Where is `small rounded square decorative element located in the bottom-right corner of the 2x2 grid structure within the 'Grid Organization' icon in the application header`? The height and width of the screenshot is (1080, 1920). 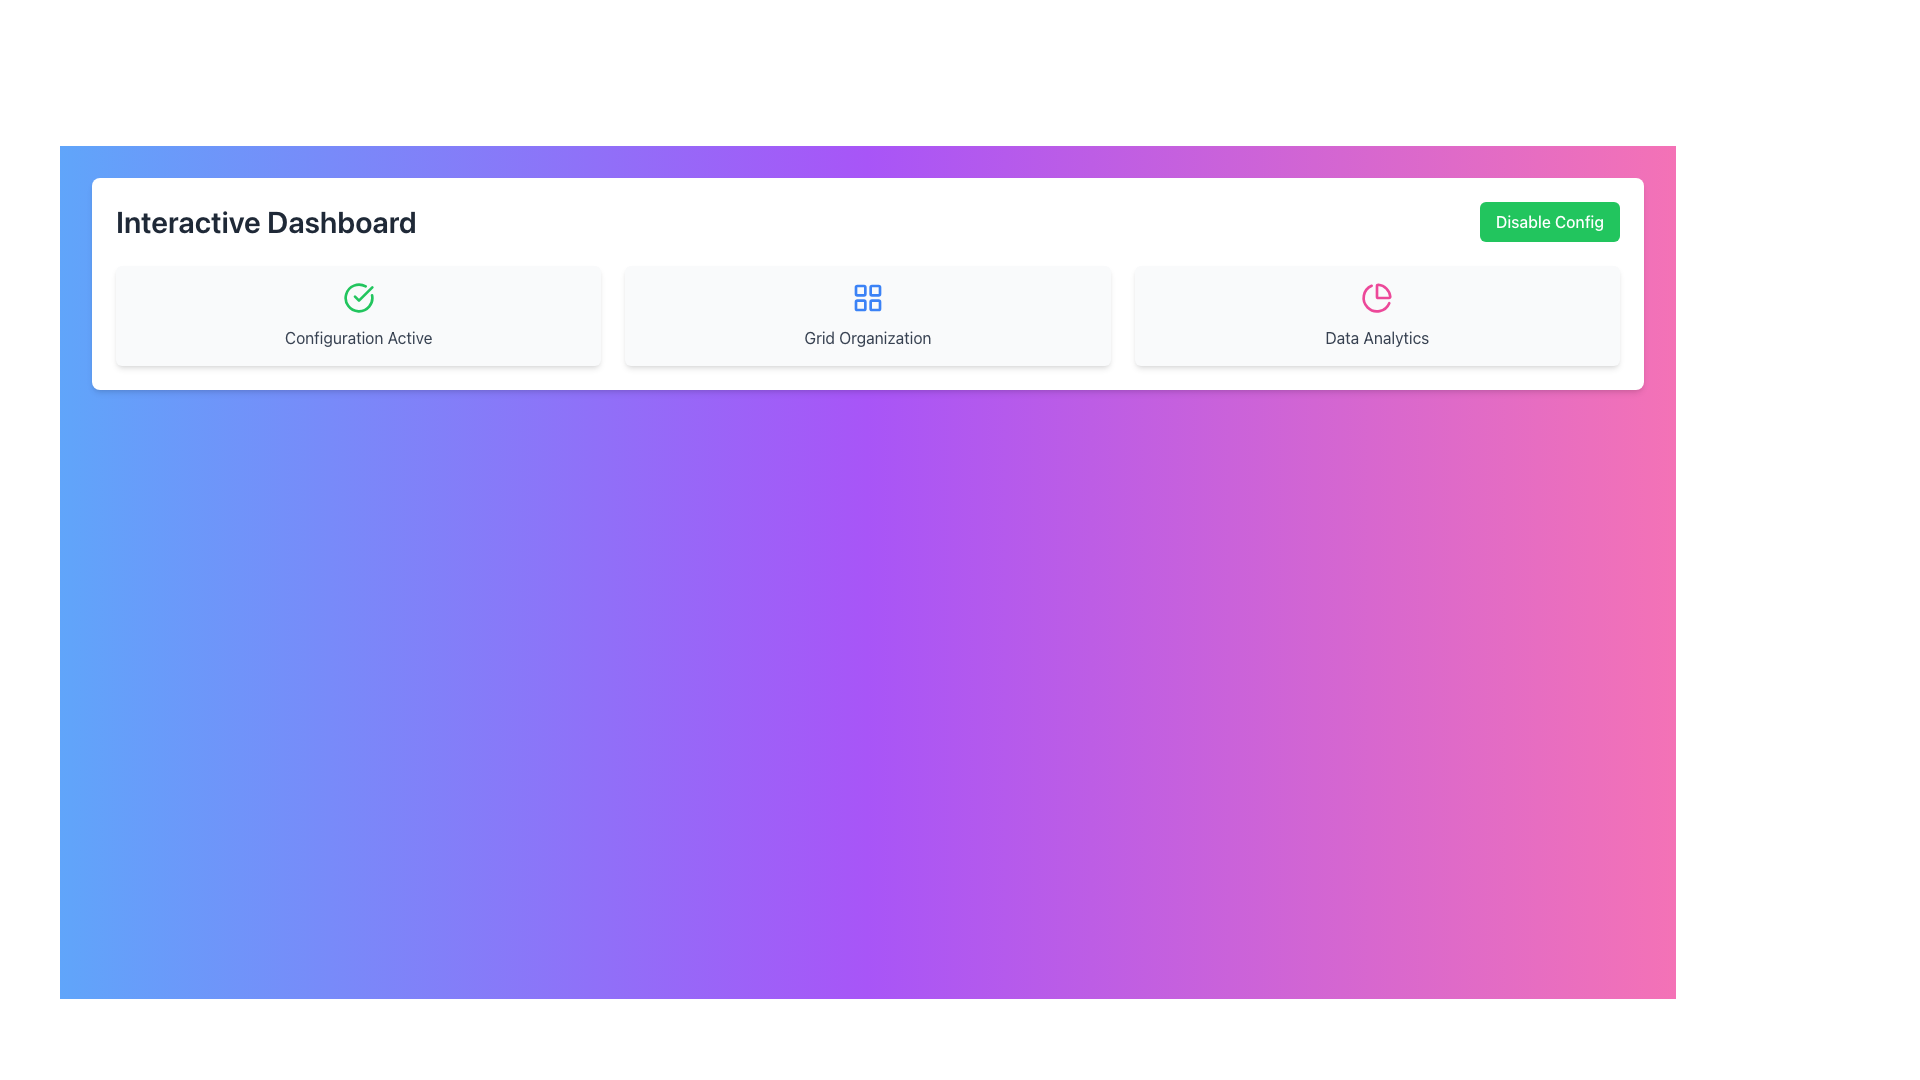 small rounded square decorative element located in the bottom-right corner of the 2x2 grid structure within the 'Grid Organization' icon in the application header is located at coordinates (875, 305).